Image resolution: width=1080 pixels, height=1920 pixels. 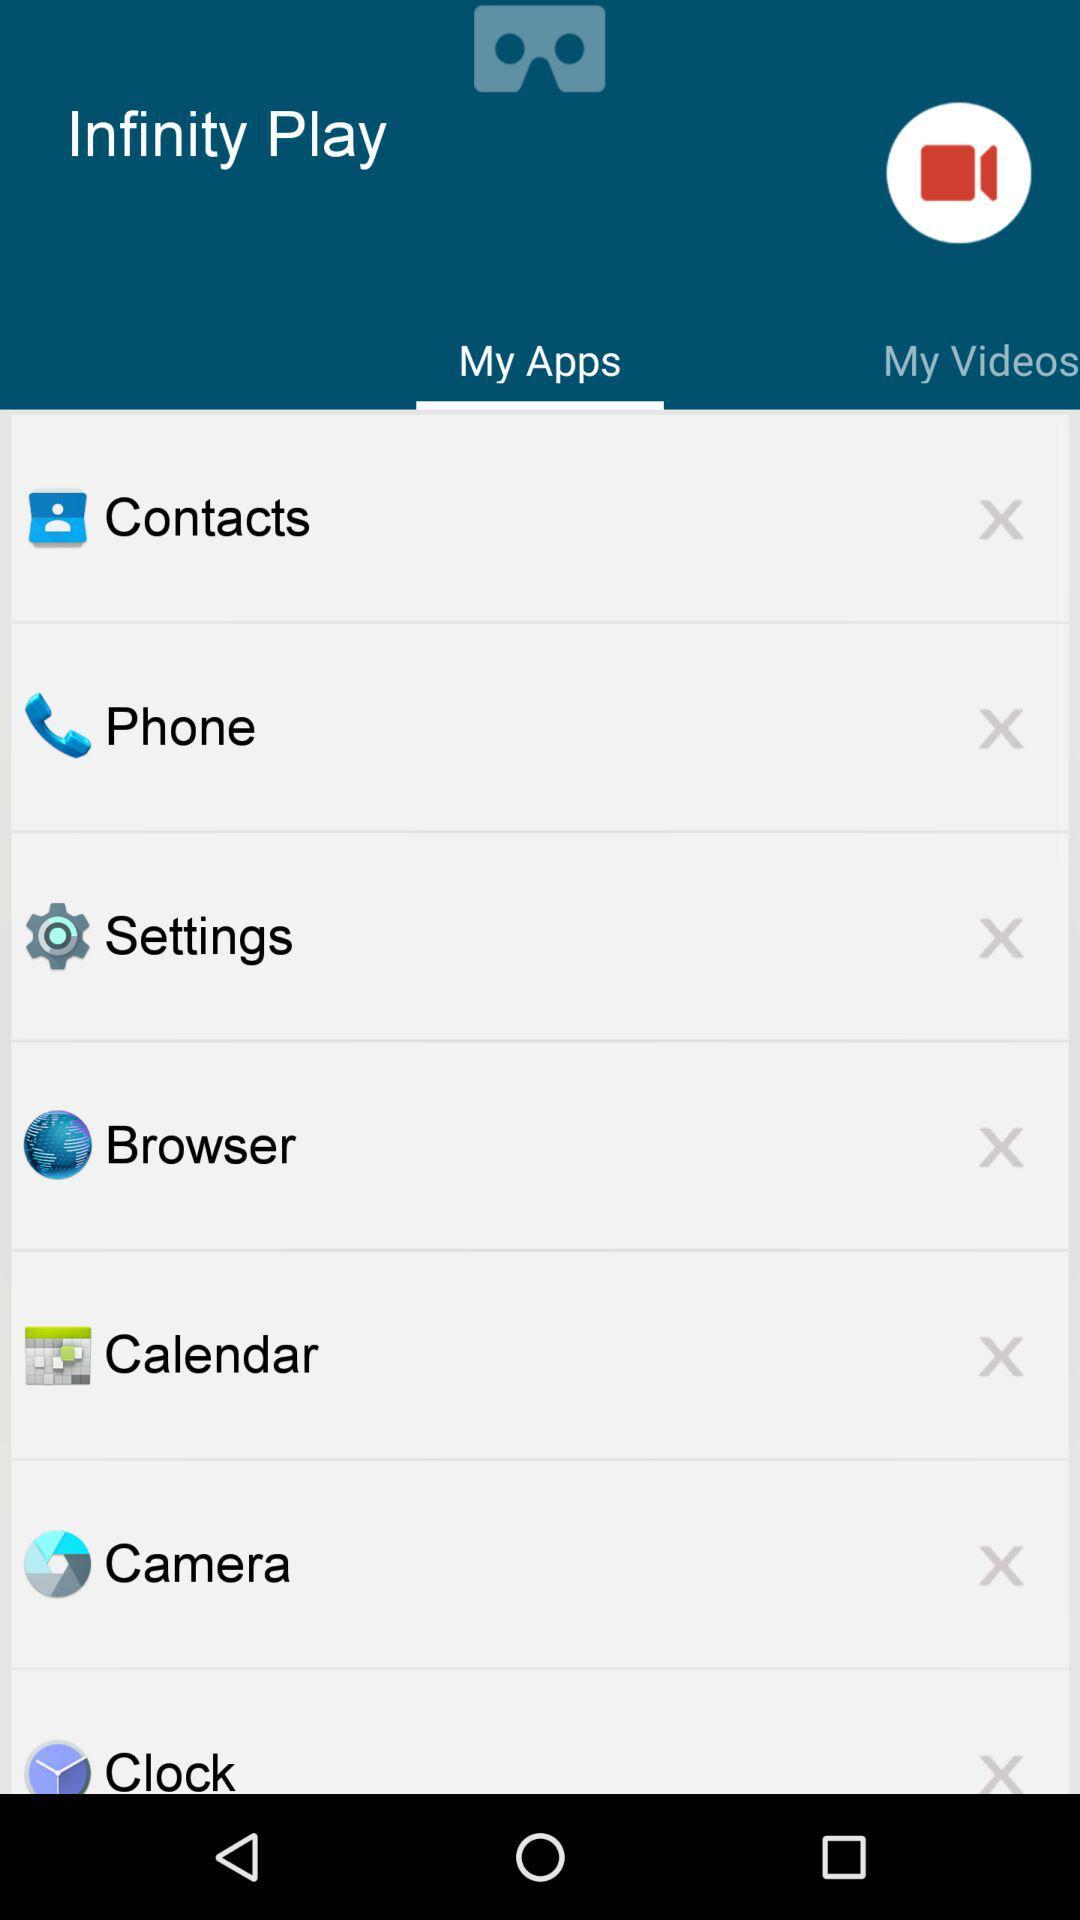 What do you see at coordinates (1001, 1354) in the screenshot?
I see `a cancel option` at bounding box center [1001, 1354].